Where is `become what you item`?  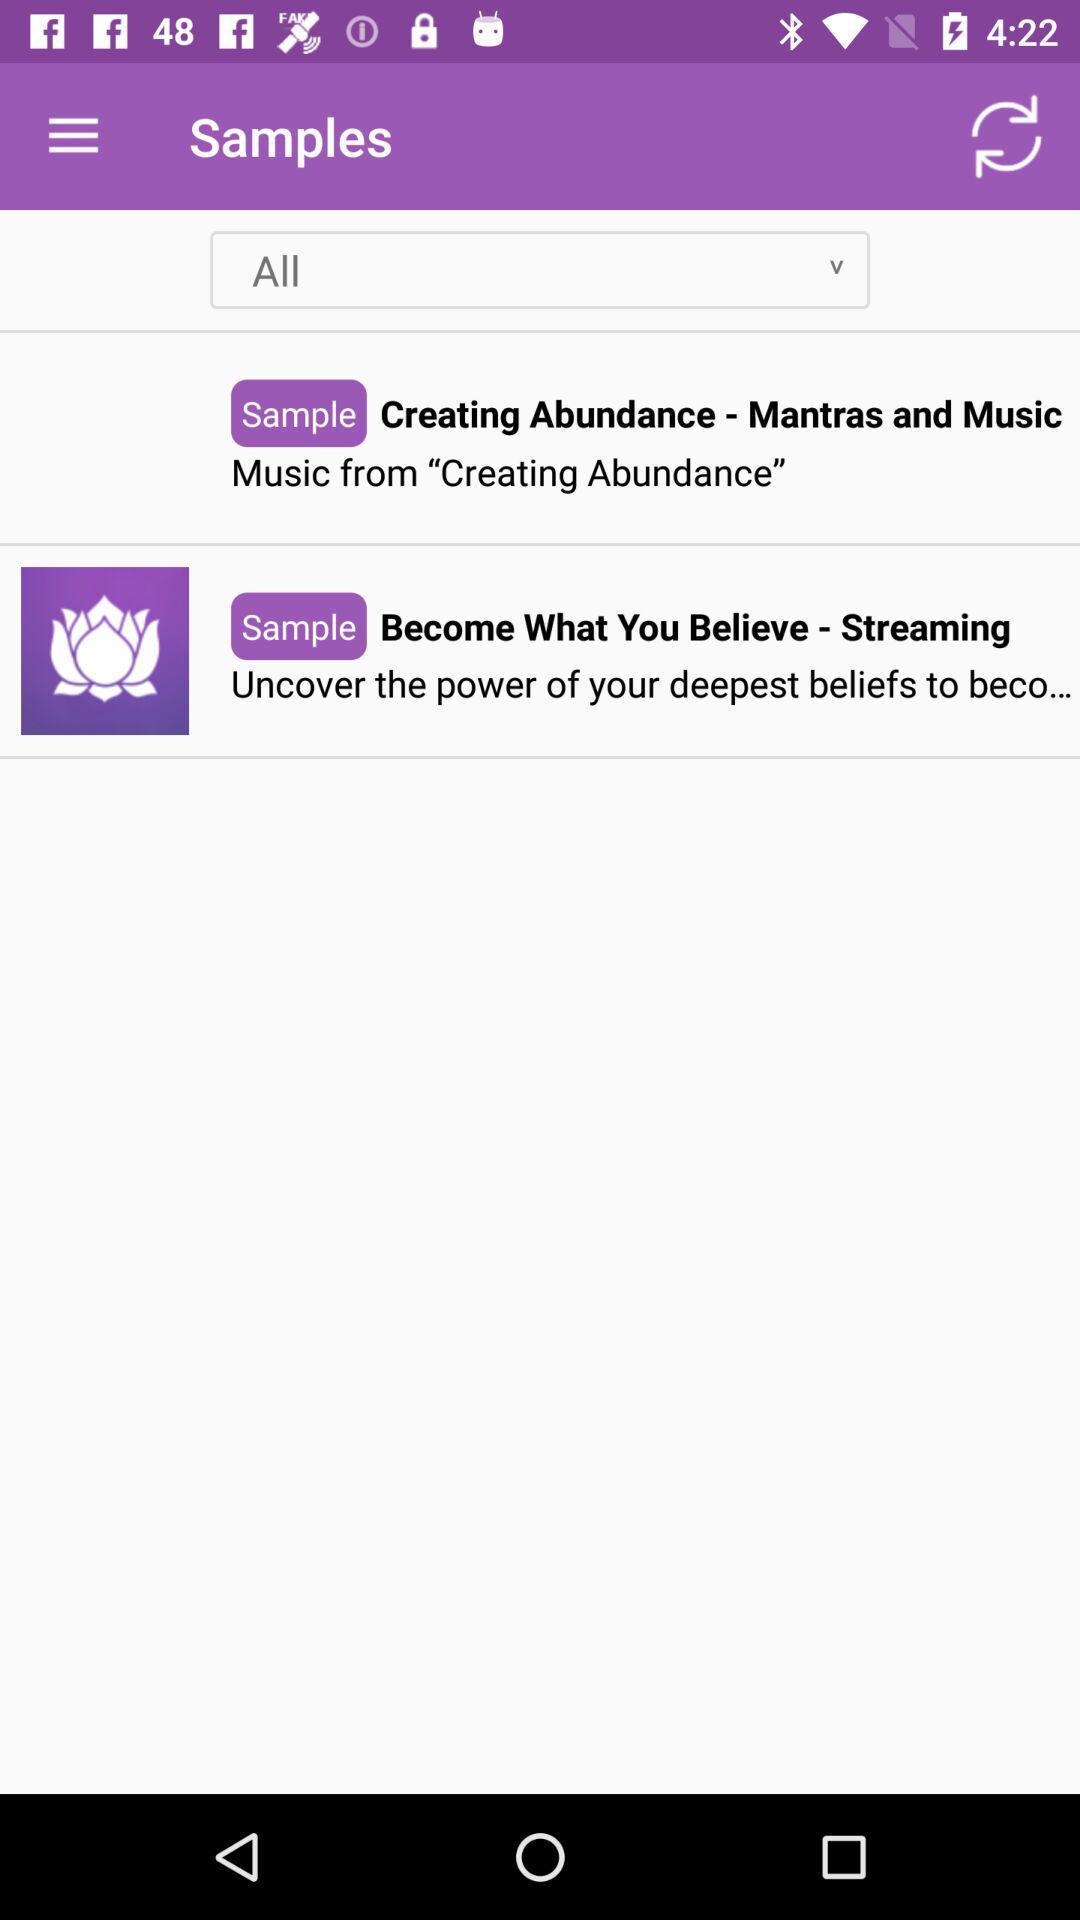
become what you item is located at coordinates (694, 625).